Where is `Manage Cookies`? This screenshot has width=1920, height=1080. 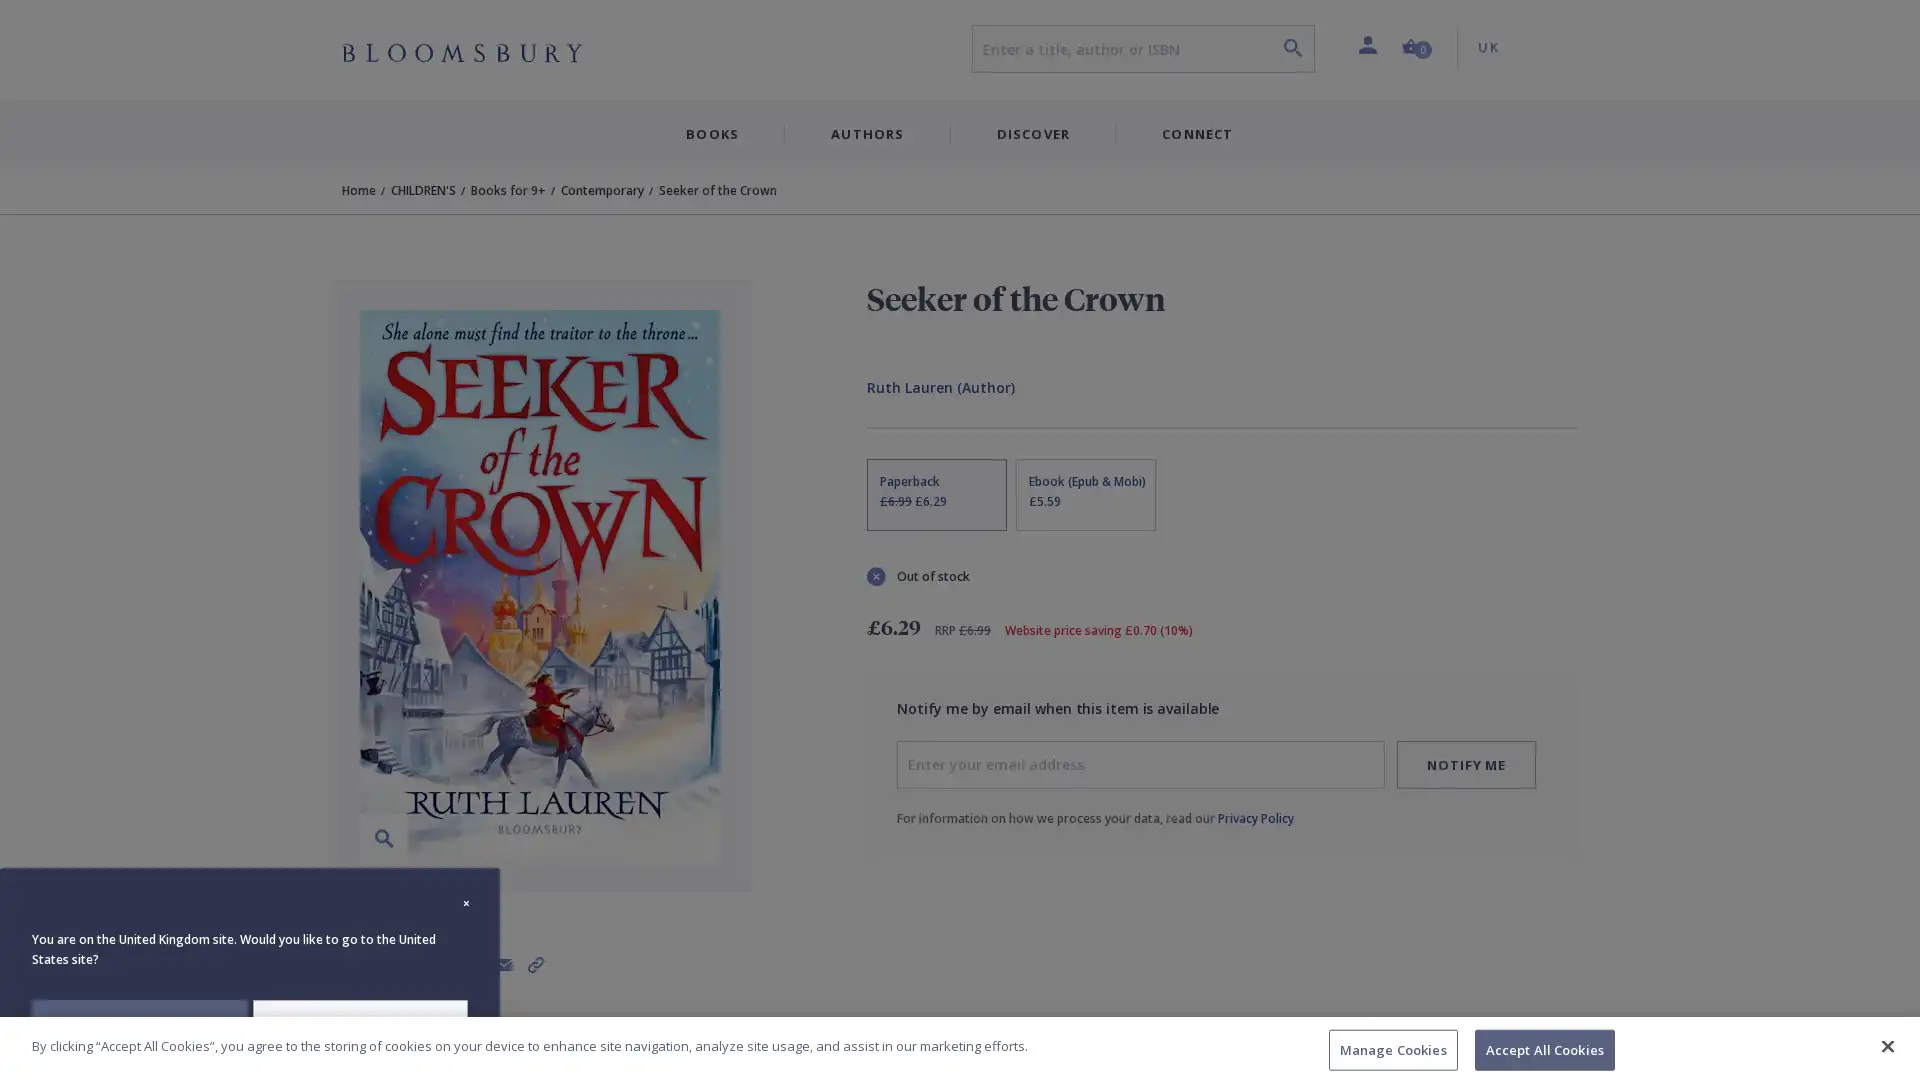 Manage Cookies is located at coordinates (1391, 1048).